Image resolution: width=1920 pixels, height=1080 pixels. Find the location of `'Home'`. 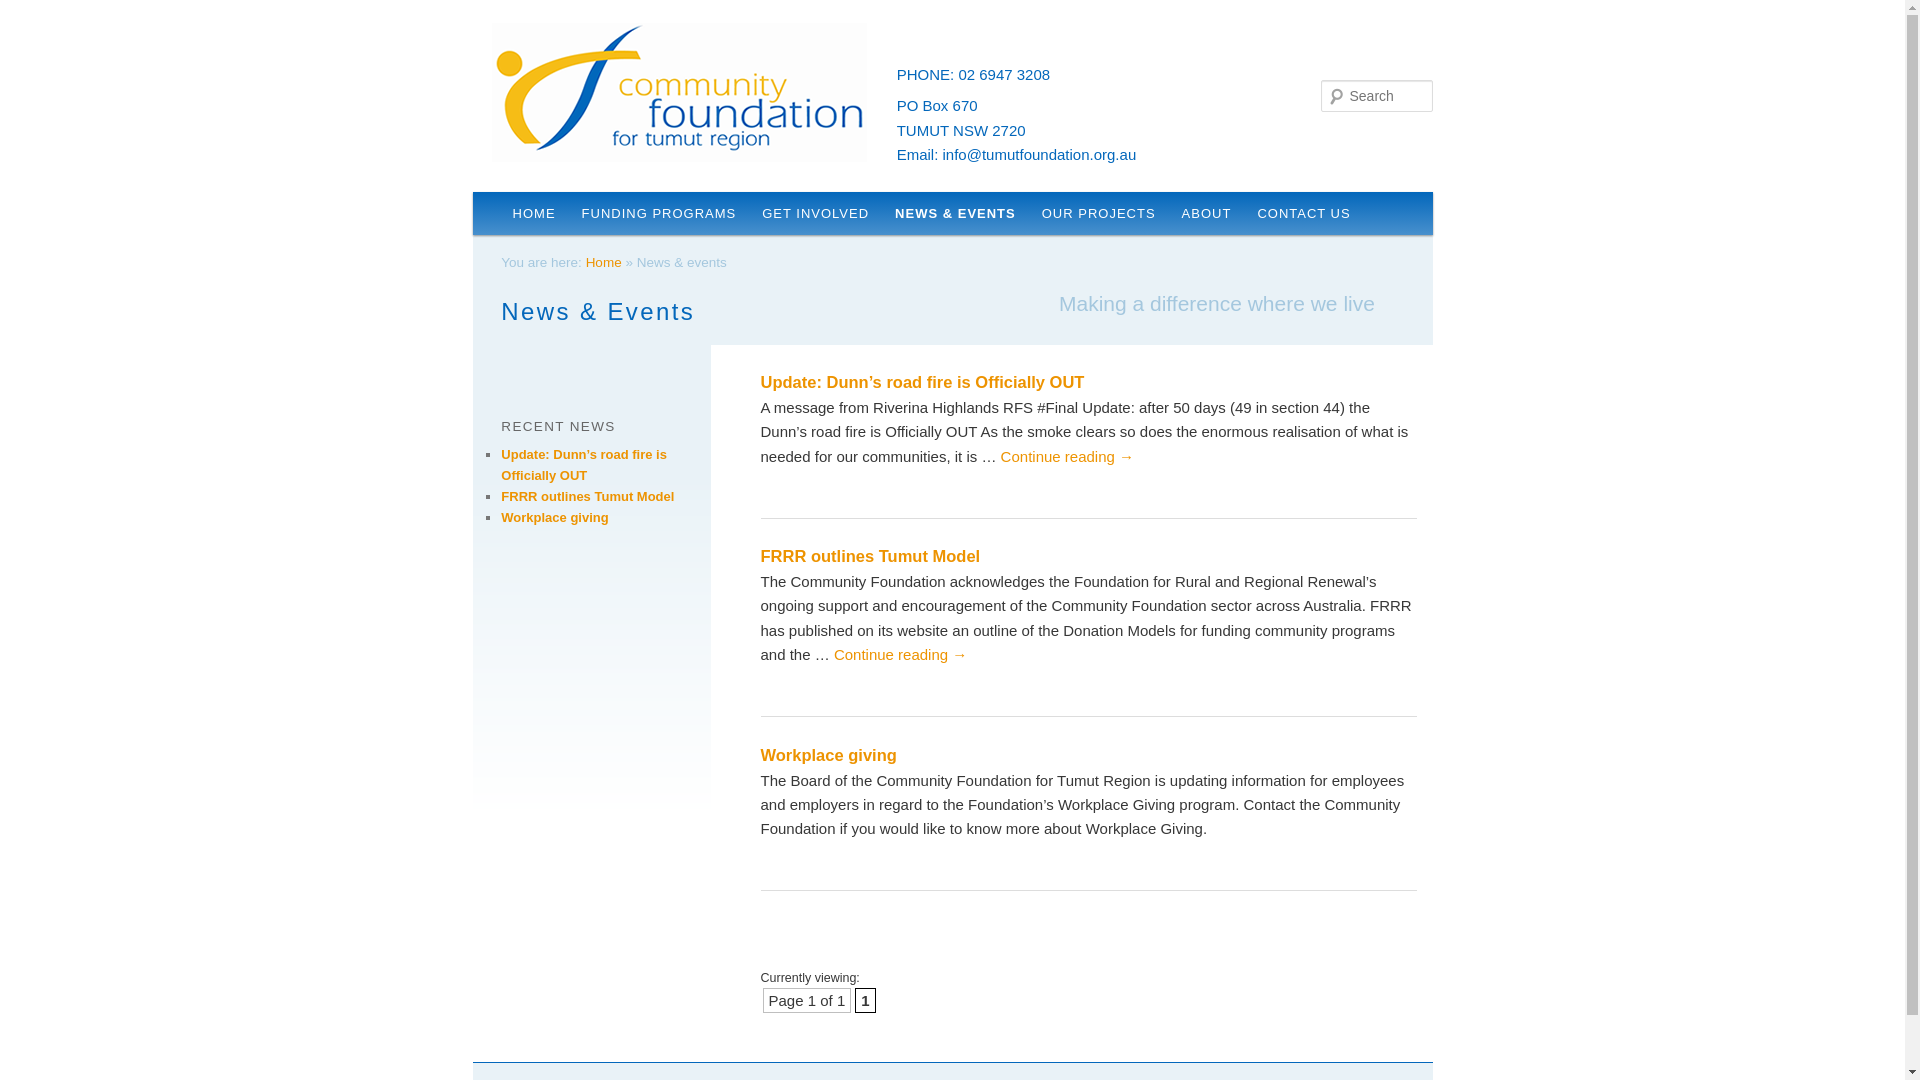

'Home' is located at coordinates (603, 261).